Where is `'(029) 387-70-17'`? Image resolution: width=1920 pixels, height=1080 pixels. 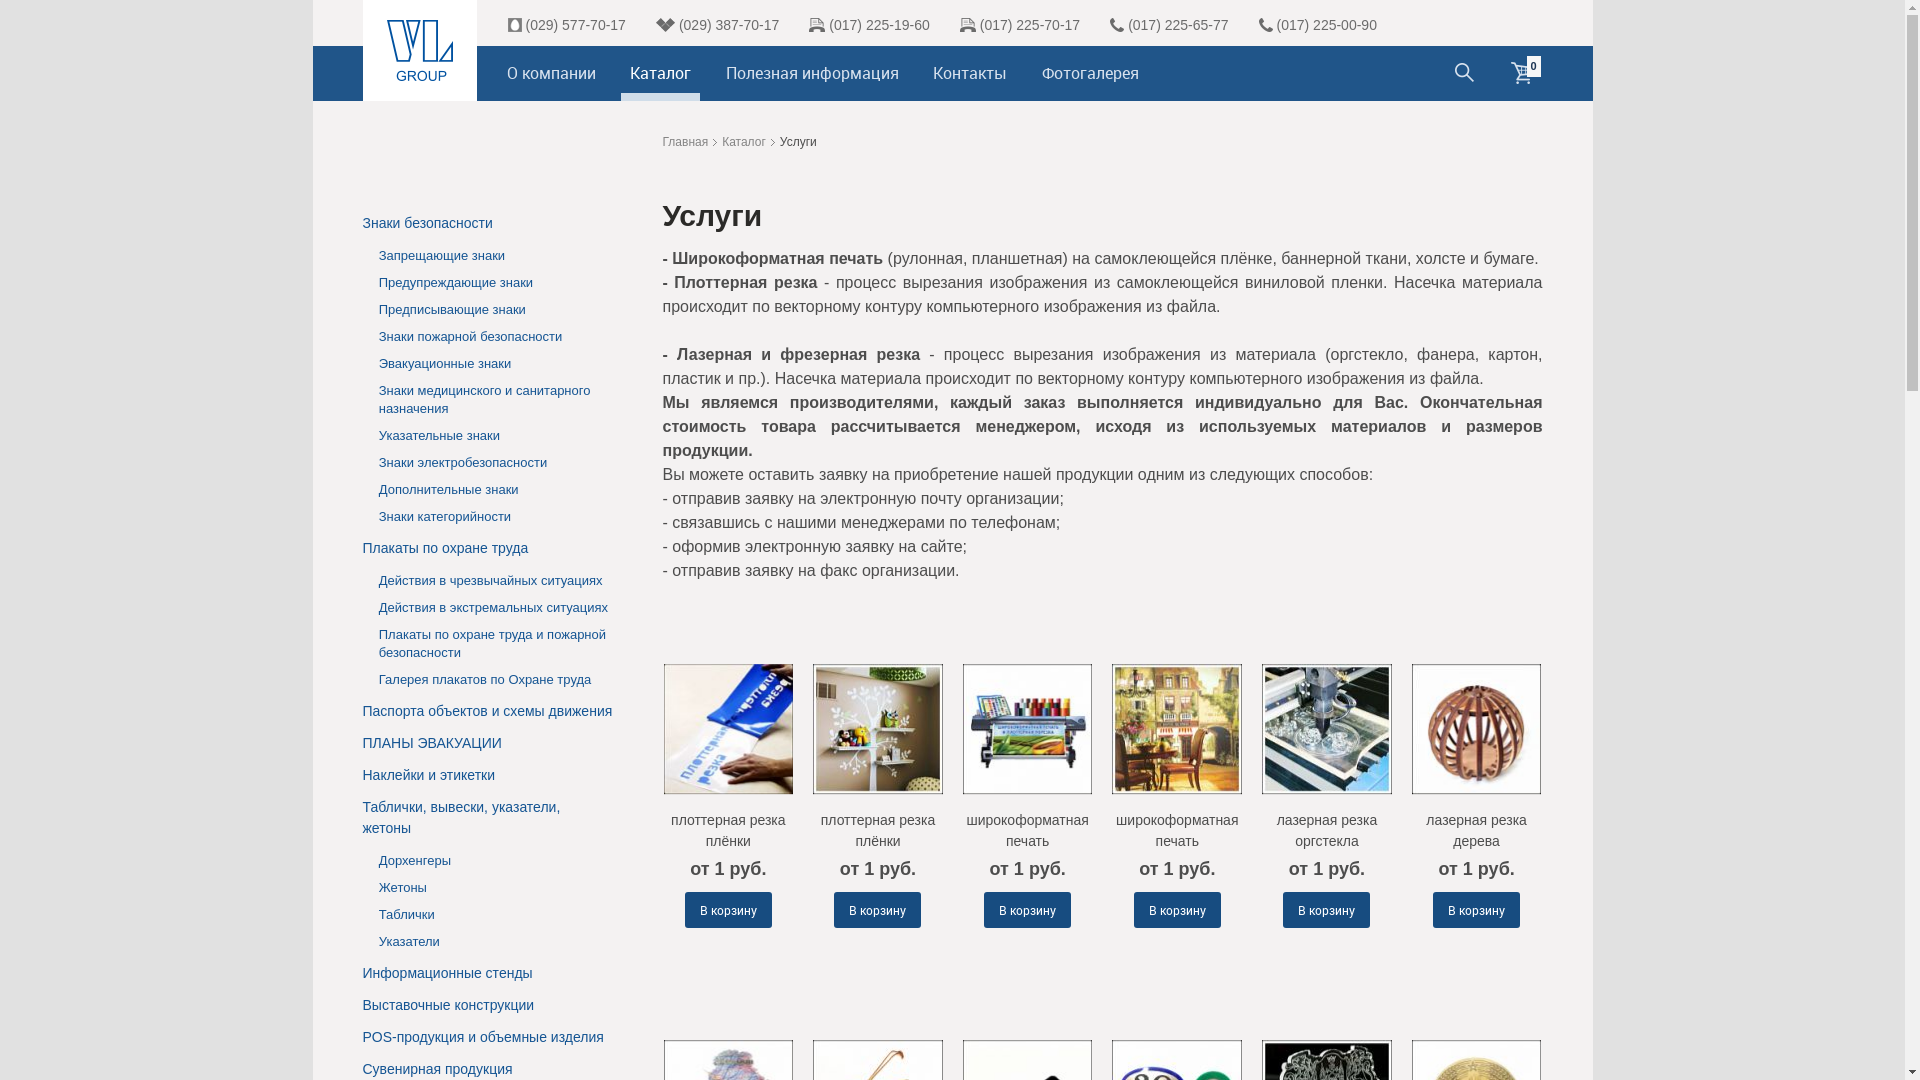 '(029) 387-70-17' is located at coordinates (728, 24).